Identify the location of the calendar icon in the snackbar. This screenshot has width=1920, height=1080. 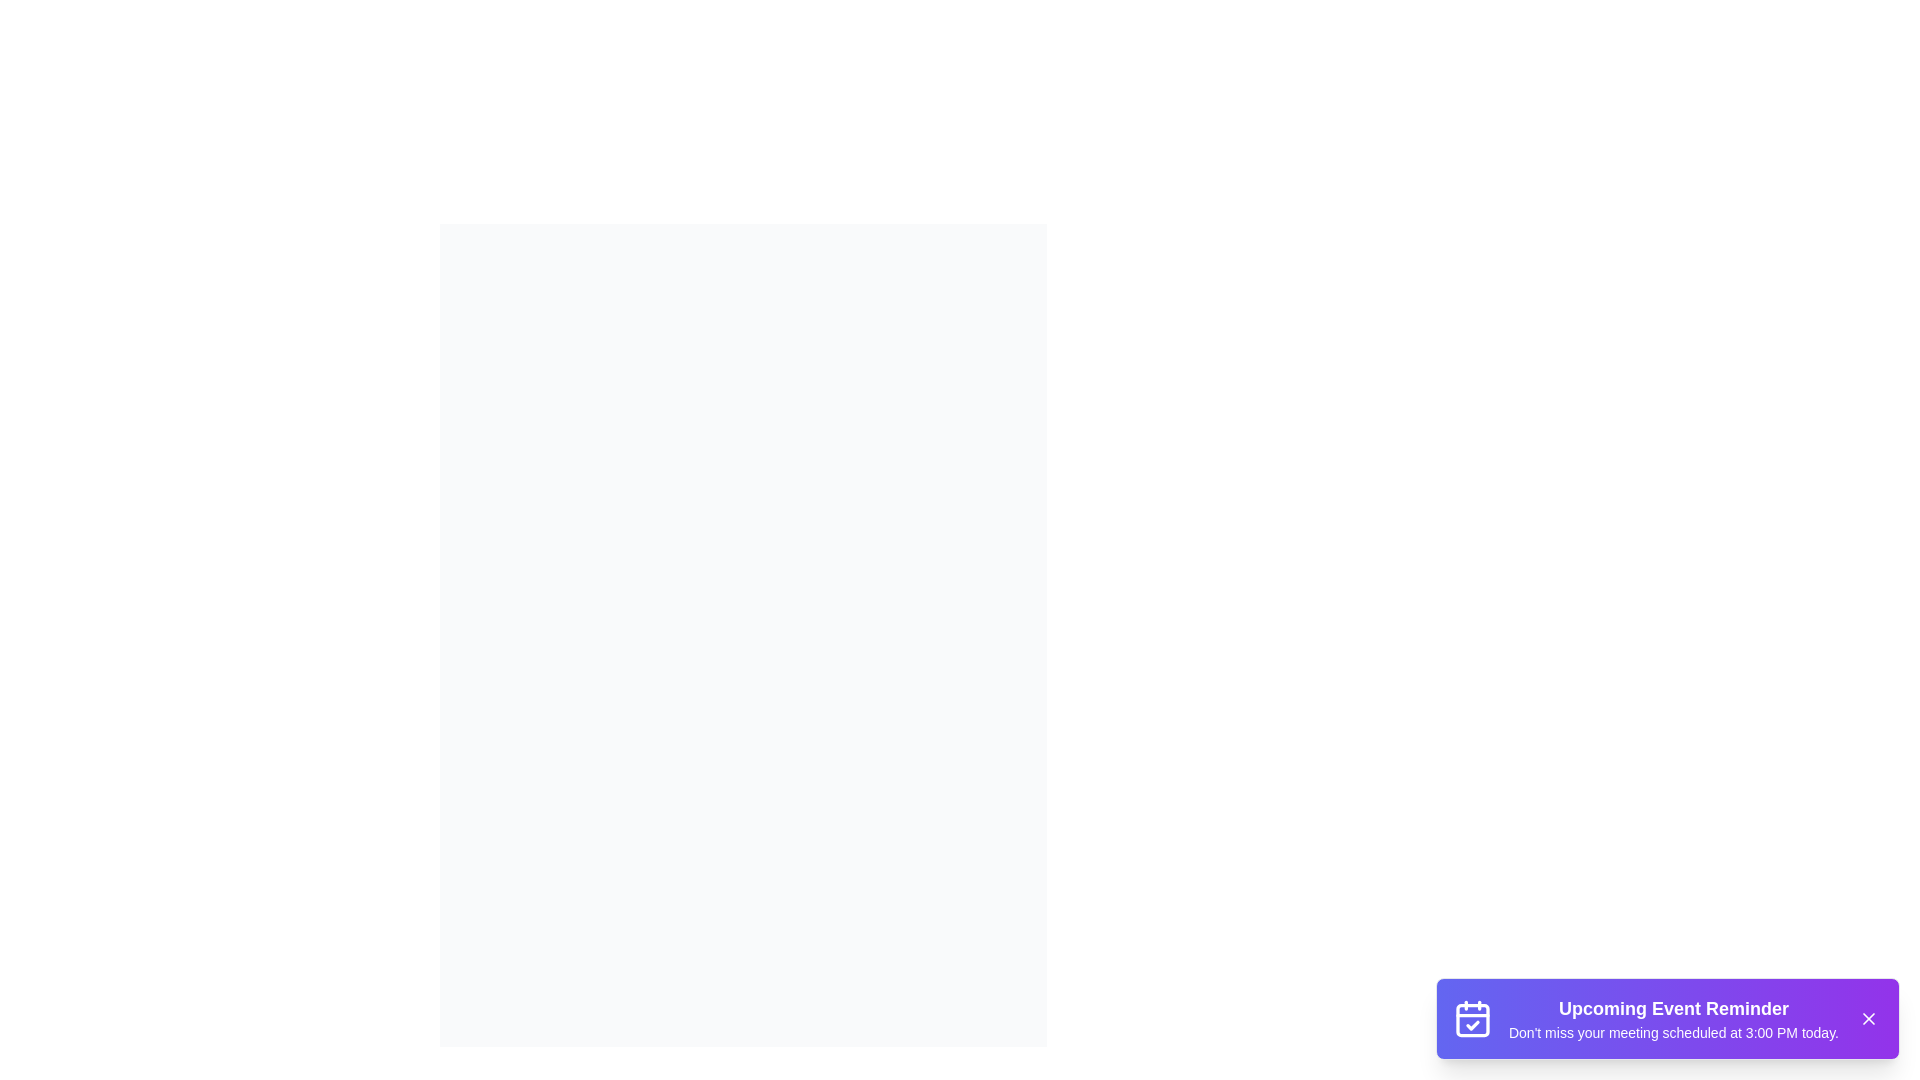
(1473, 1018).